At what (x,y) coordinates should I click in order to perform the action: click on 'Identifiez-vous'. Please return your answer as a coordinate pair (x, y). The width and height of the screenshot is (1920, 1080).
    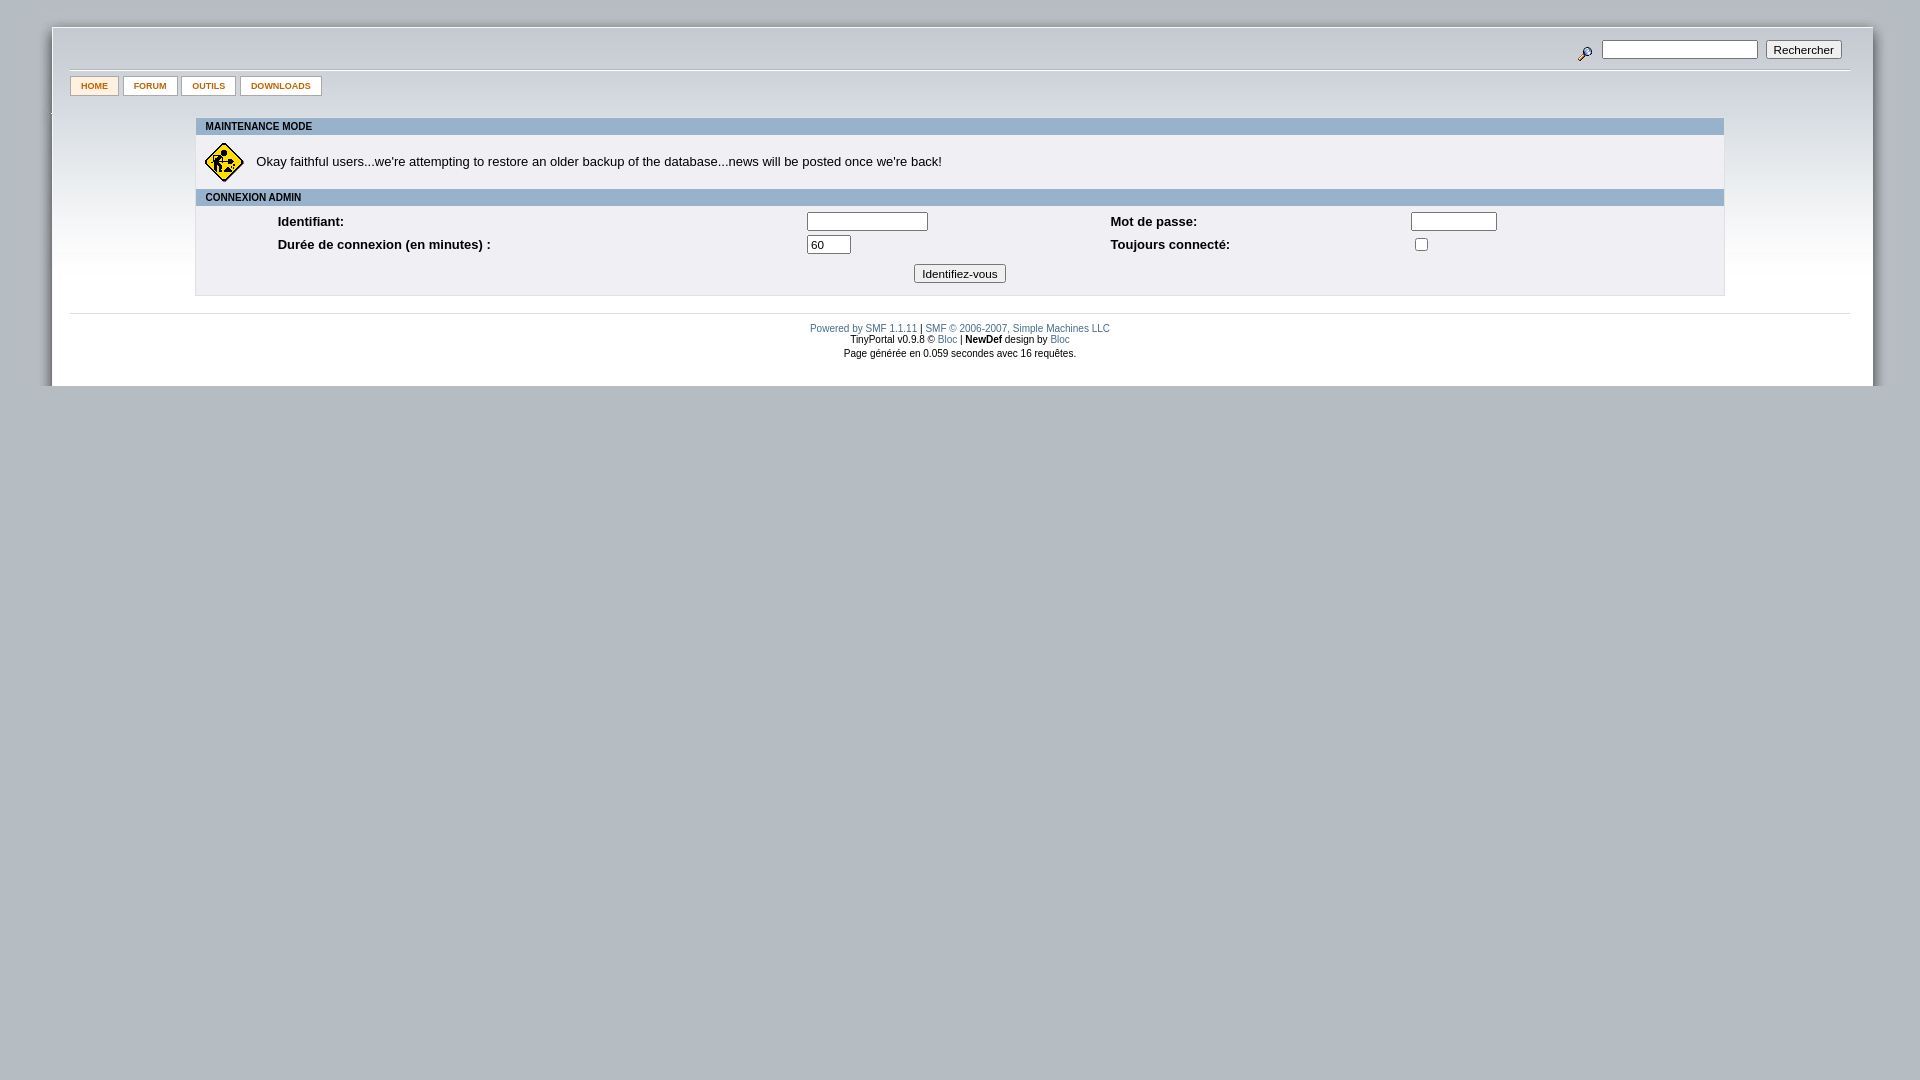
    Looking at the image, I should click on (912, 273).